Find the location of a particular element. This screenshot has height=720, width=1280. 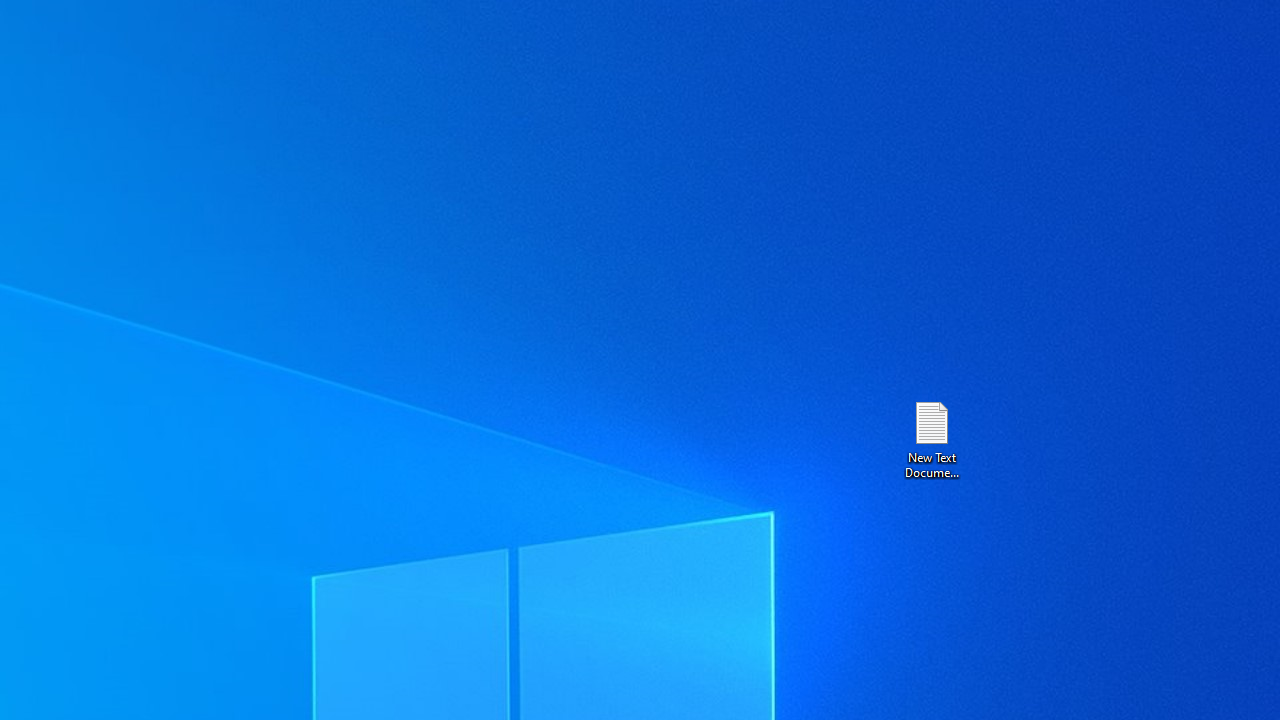

'New Text Document (2)' is located at coordinates (930, 438).